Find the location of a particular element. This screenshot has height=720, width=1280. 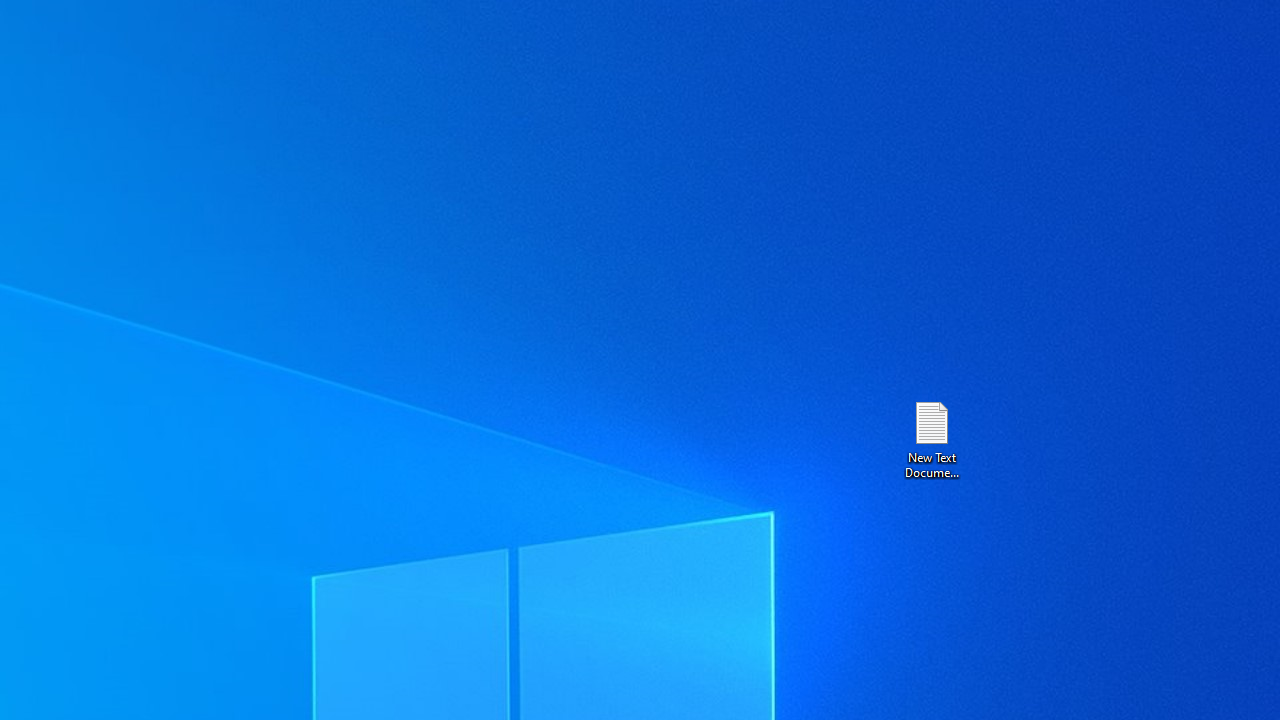

'New Text Document (2)' is located at coordinates (930, 438).